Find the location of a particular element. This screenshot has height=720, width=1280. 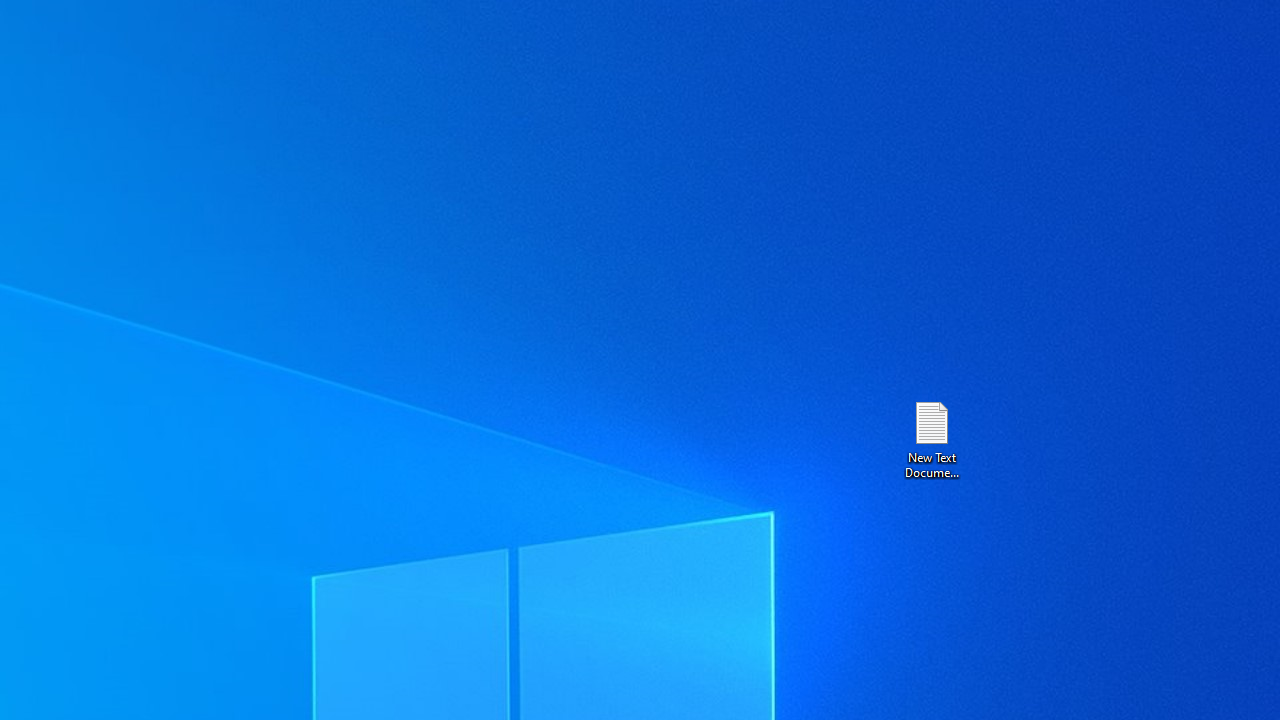

'New Text Document (2)' is located at coordinates (930, 438).